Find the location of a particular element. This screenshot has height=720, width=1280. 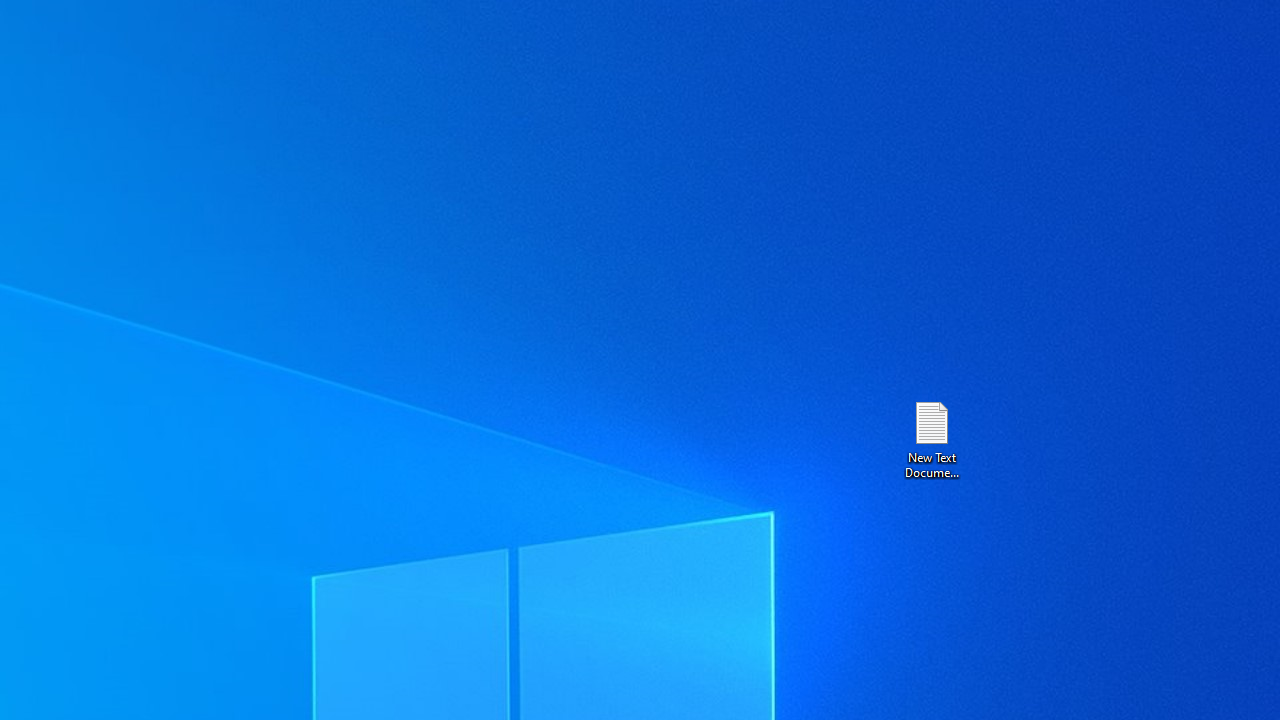

'New Text Document (2)' is located at coordinates (930, 438).